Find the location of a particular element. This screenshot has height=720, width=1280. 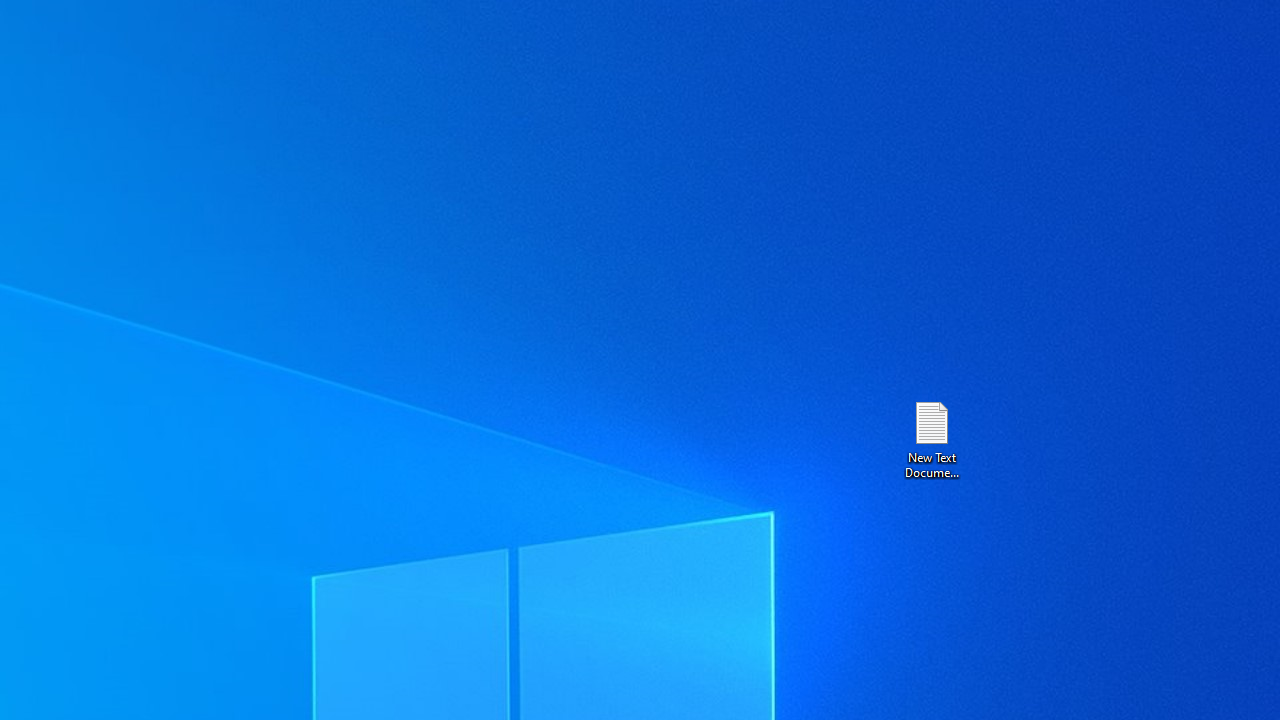

'New Text Document (2)' is located at coordinates (930, 438).